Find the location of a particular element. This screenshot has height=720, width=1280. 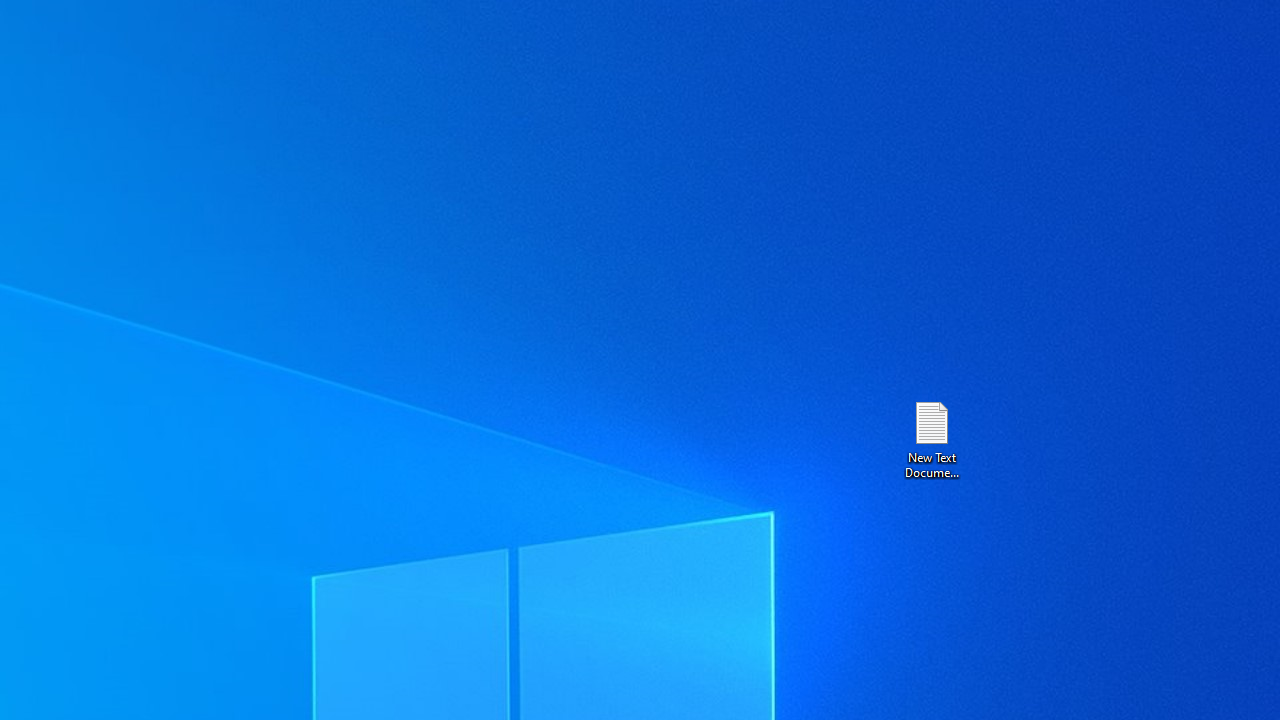

'New Text Document (2)' is located at coordinates (930, 438).